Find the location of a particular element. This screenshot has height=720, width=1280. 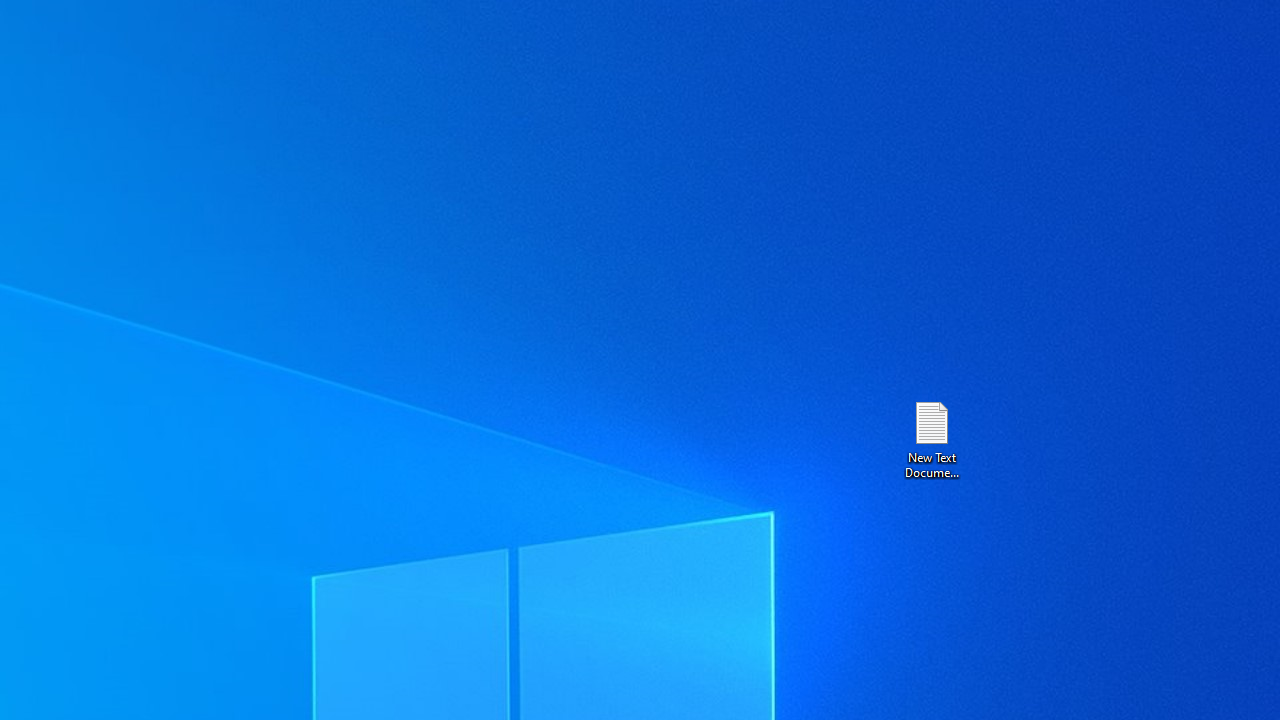

'New Text Document (2)' is located at coordinates (930, 438).